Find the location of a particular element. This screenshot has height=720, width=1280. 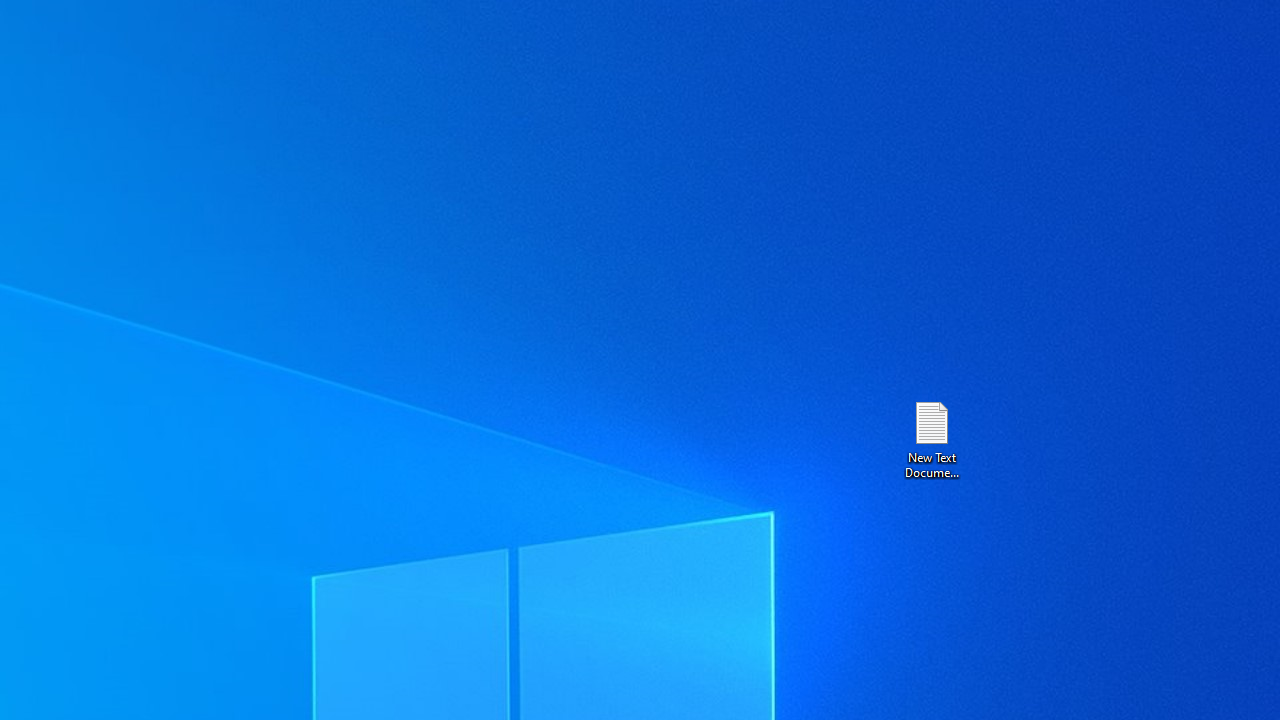

'New Text Document (2)' is located at coordinates (930, 438).